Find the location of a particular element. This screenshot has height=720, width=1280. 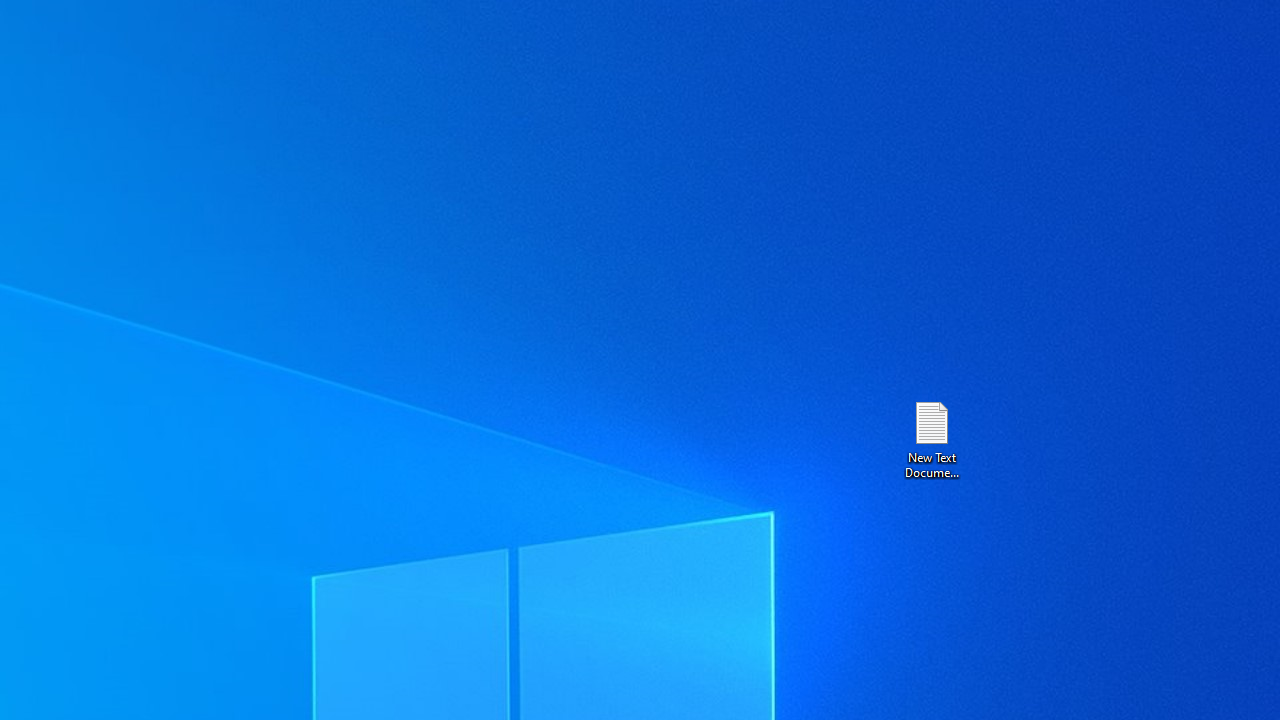

'New Text Document (2)' is located at coordinates (930, 438).